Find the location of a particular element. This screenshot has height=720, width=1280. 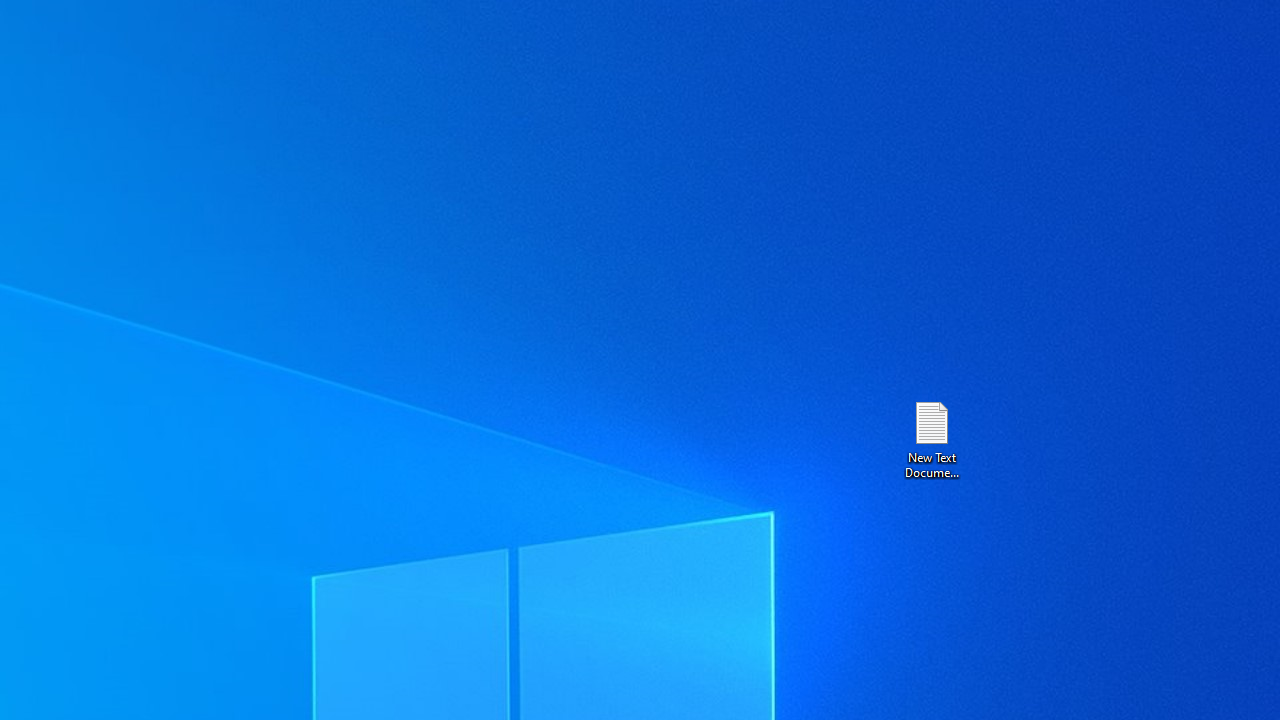

'New Text Document (2)' is located at coordinates (930, 438).